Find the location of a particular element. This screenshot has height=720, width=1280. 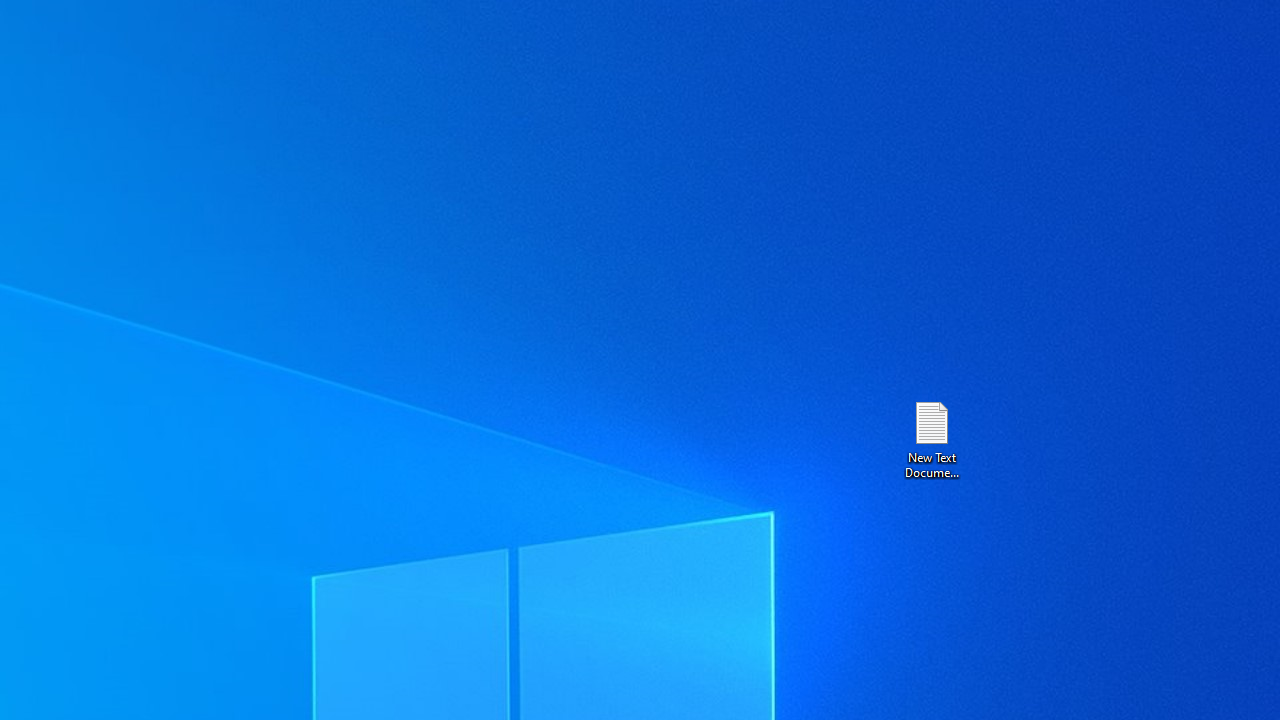

'New Text Document (2)' is located at coordinates (930, 438).